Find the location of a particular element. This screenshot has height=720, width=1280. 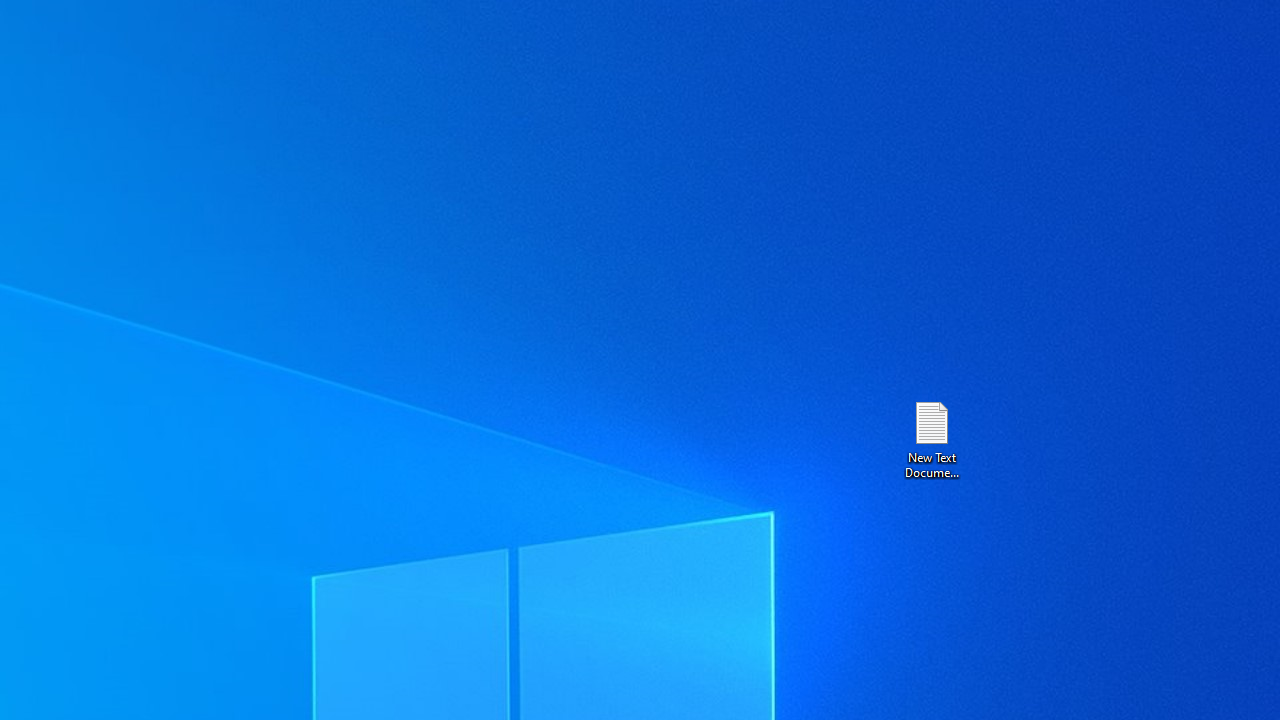

'New Text Document (2)' is located at coordinates (930, 438).